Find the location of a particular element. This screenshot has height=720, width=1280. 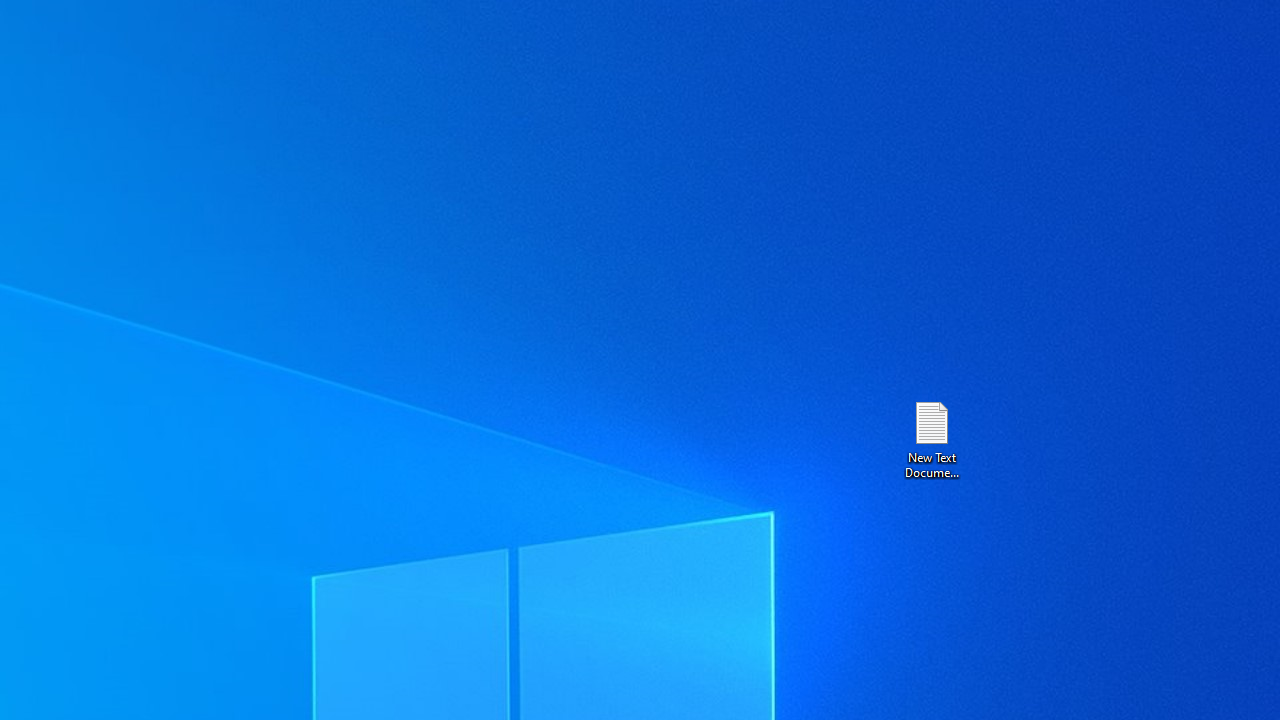

'New Text Document (2)' is located at coordinates (930, 438).